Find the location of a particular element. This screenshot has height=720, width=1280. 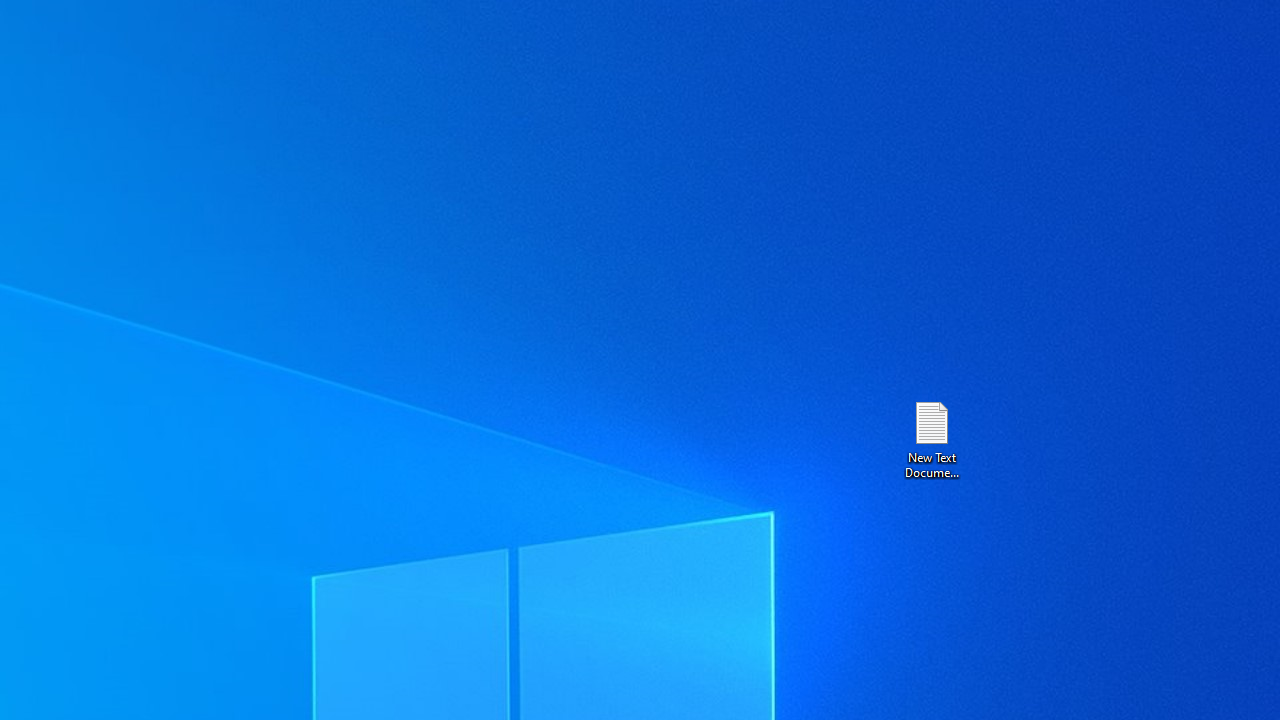

'New Text Document (2)' is located at coordinates (930, 438).